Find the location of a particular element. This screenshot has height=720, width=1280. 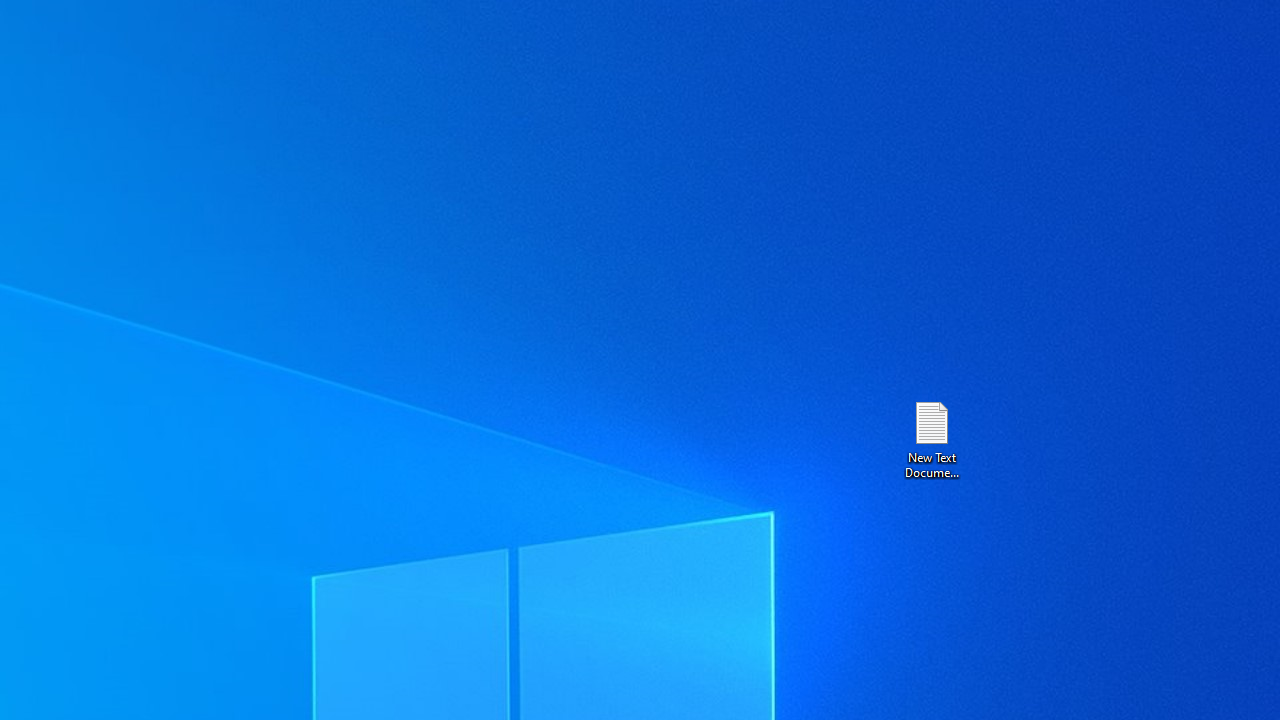

'New Text Document (2)' is located at coordinates (930, 438).